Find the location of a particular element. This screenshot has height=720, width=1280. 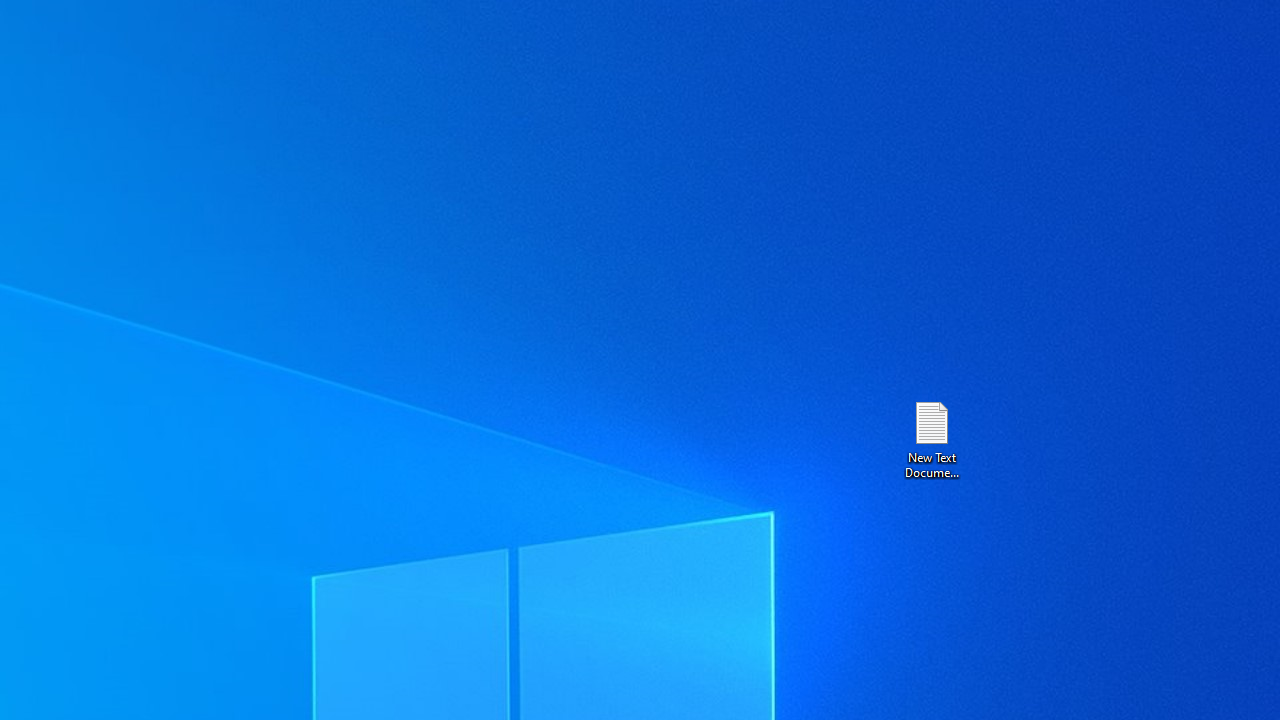

'New Text Document (2)' is located at coordinates (930, 438).